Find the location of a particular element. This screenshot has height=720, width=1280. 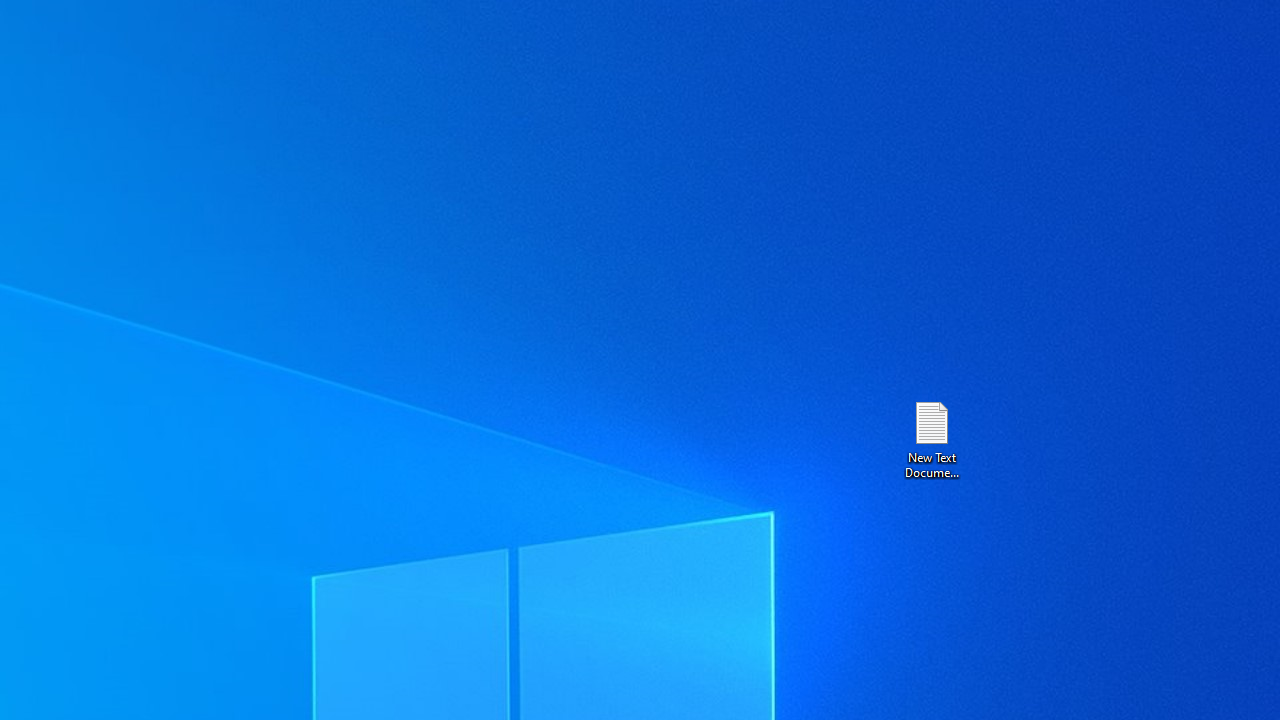

'New Text Document (2)' is located at coordinates (930, 438).